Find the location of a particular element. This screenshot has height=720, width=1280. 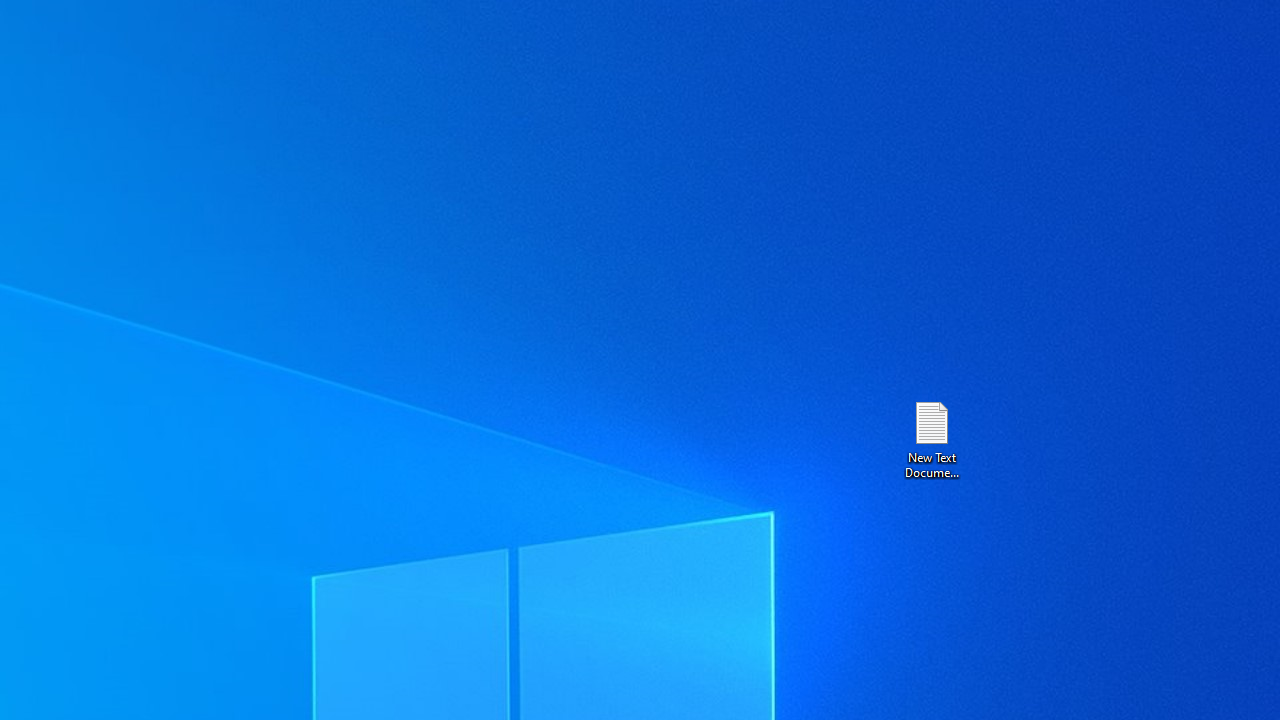

'New Text Document (2)' is located at coordinates (930, 438).